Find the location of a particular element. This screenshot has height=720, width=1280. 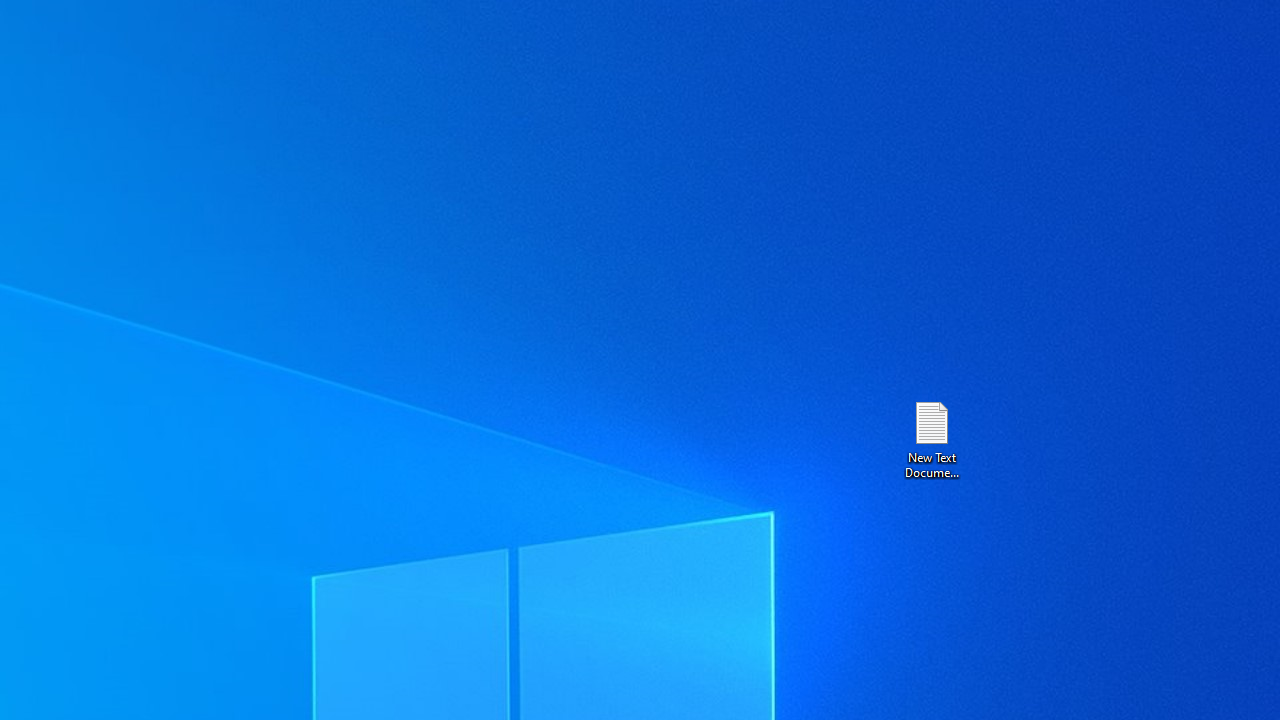

'New Text Document (2)' is located at coordinates (930, 438).